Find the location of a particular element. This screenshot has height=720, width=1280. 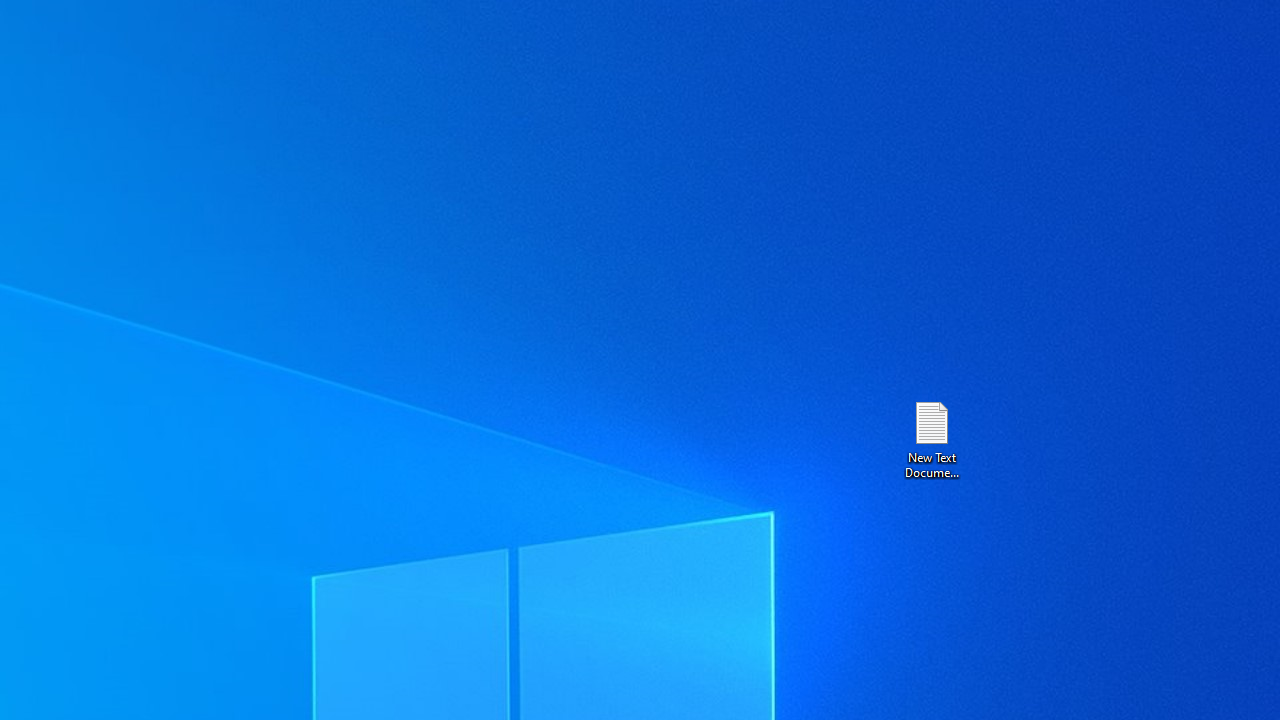

'New Text Document (2)' is located at coordinates (930, 438).